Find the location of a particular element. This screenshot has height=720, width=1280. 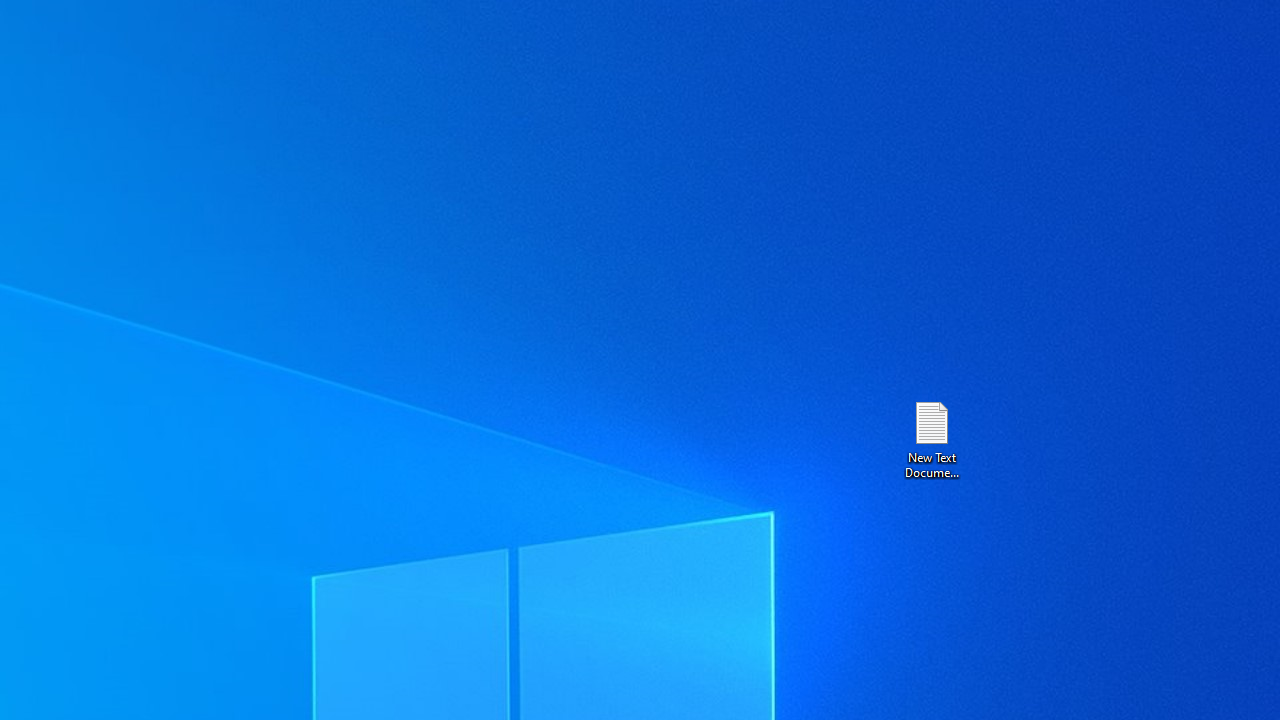

'New Text Document (2)' is located at coordinates (930, 438).